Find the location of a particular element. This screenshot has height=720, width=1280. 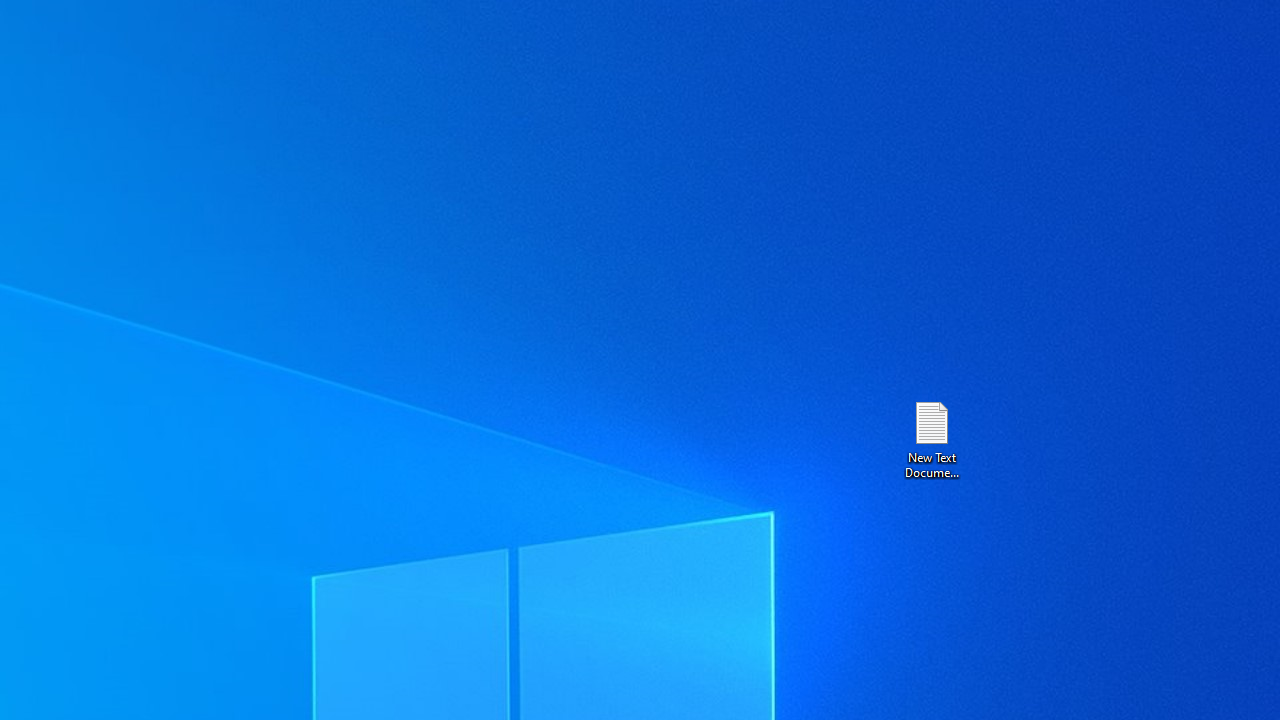

'New Text Document (2)' is located at coordinates (930, 438).